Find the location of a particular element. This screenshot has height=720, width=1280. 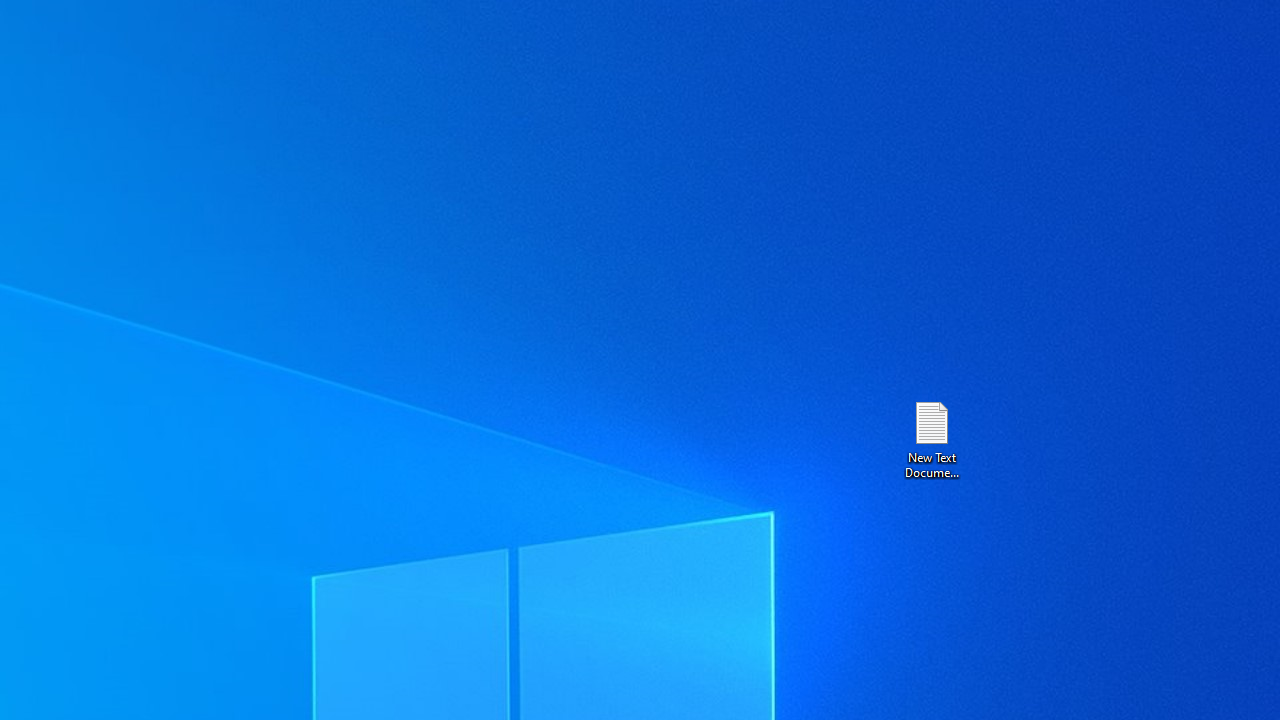

'New Text Document (2)' is located at coordinates (930, 438).